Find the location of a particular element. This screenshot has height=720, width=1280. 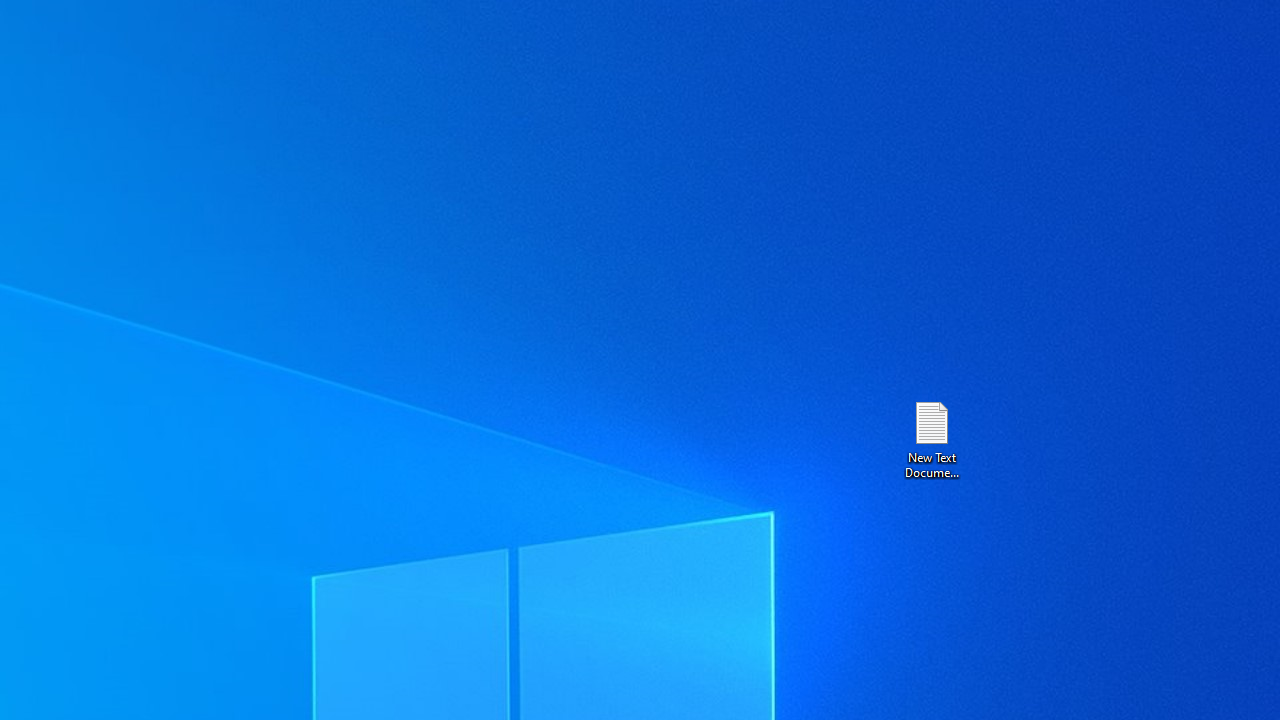

'New Text Document (2)' is located at coordinates (930, 438).